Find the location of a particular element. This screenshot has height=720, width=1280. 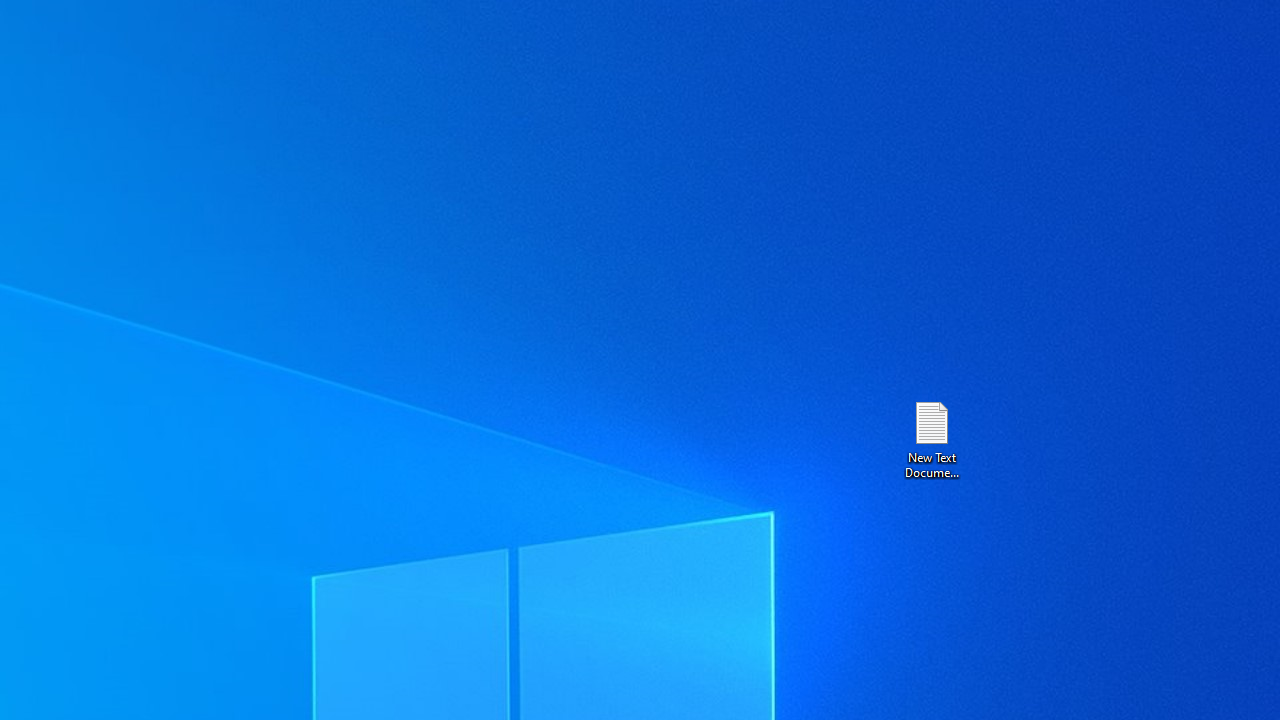

'New Text Document (2)' is located at coordinates (930, 438).